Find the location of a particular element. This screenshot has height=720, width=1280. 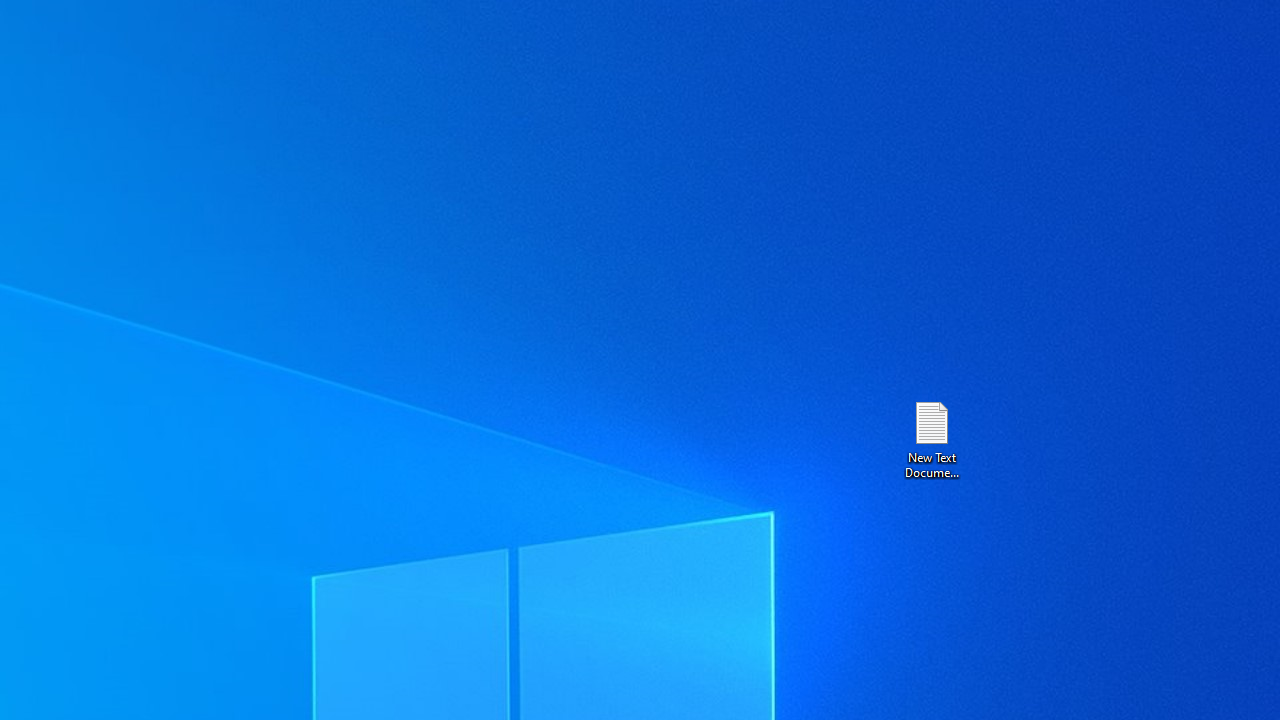

'New Text Document (2)' is located at coordinates (930, 438).